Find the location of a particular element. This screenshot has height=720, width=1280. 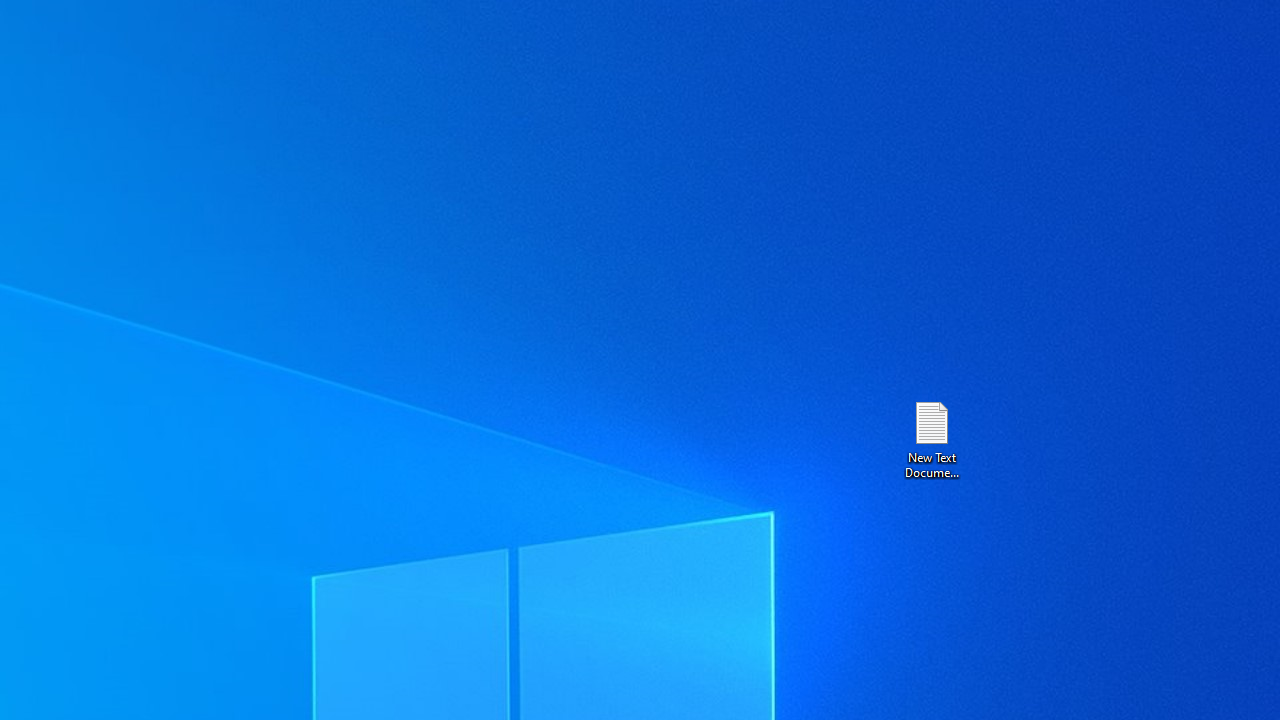

'New Text Document (2)' is located at coordinates (930, 438).